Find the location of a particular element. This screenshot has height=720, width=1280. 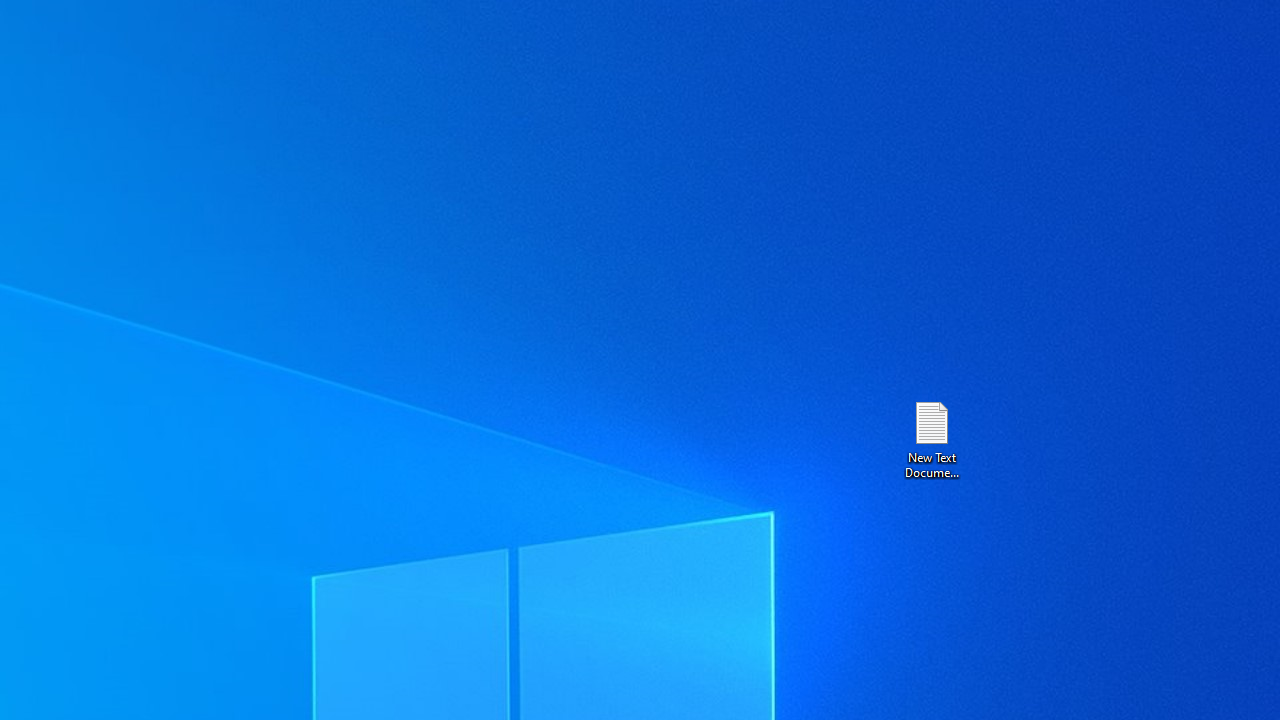

'New Text Document (2)' is located at coordinates (930, 438).